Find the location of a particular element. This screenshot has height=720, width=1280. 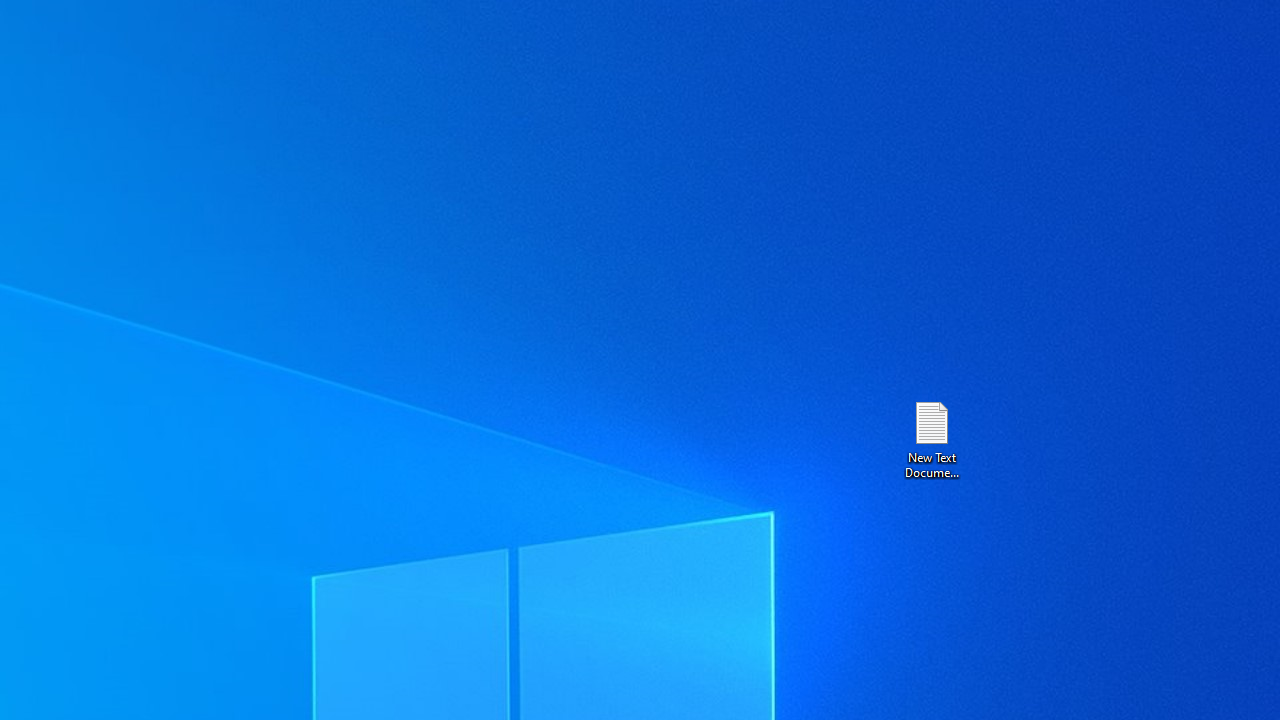

'New Text Document (2)' is located at coordinates (930, 438).